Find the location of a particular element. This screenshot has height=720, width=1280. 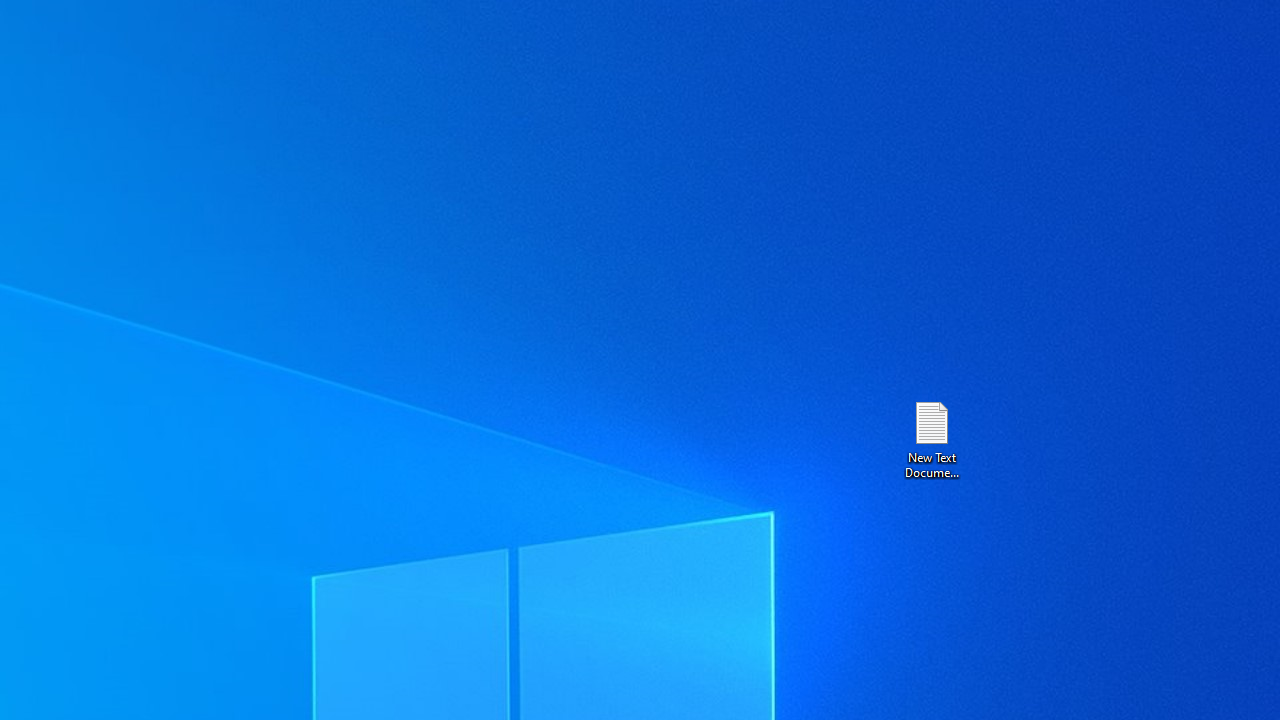

'New Text Document (2)' is located at coordinates (930, 438).